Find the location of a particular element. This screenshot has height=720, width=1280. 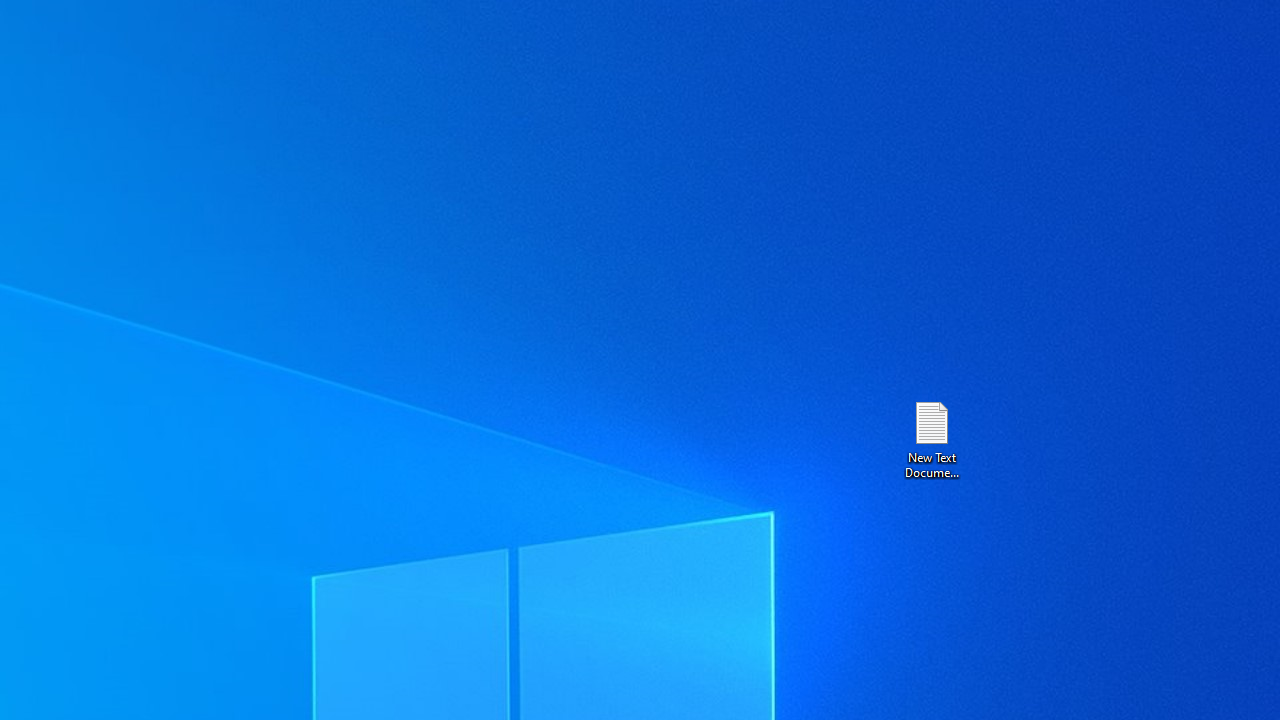

'New Text Document (2)' is located at coordinates (930, 438).